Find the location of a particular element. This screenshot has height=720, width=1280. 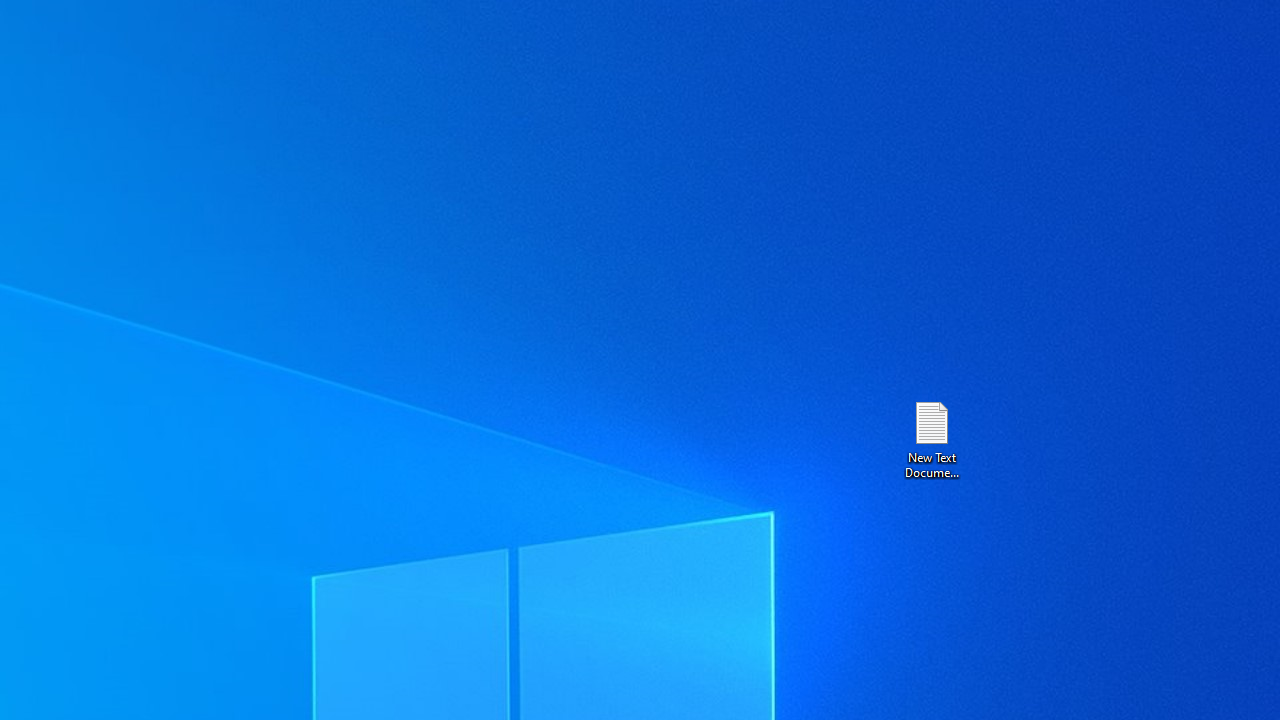

'New Text Document (2)' is located at coordinates (930, 438).